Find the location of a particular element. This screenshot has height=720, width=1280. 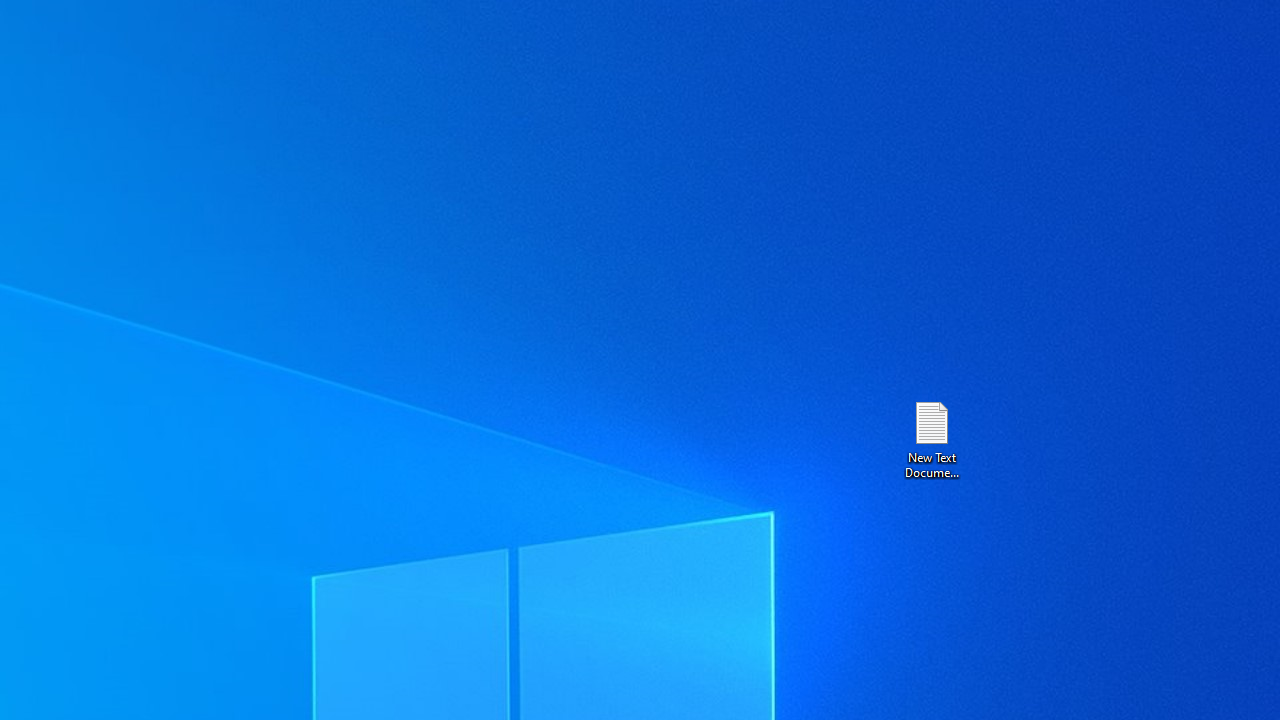

'New Text Document (2)' is located at coordinates (930, 438).